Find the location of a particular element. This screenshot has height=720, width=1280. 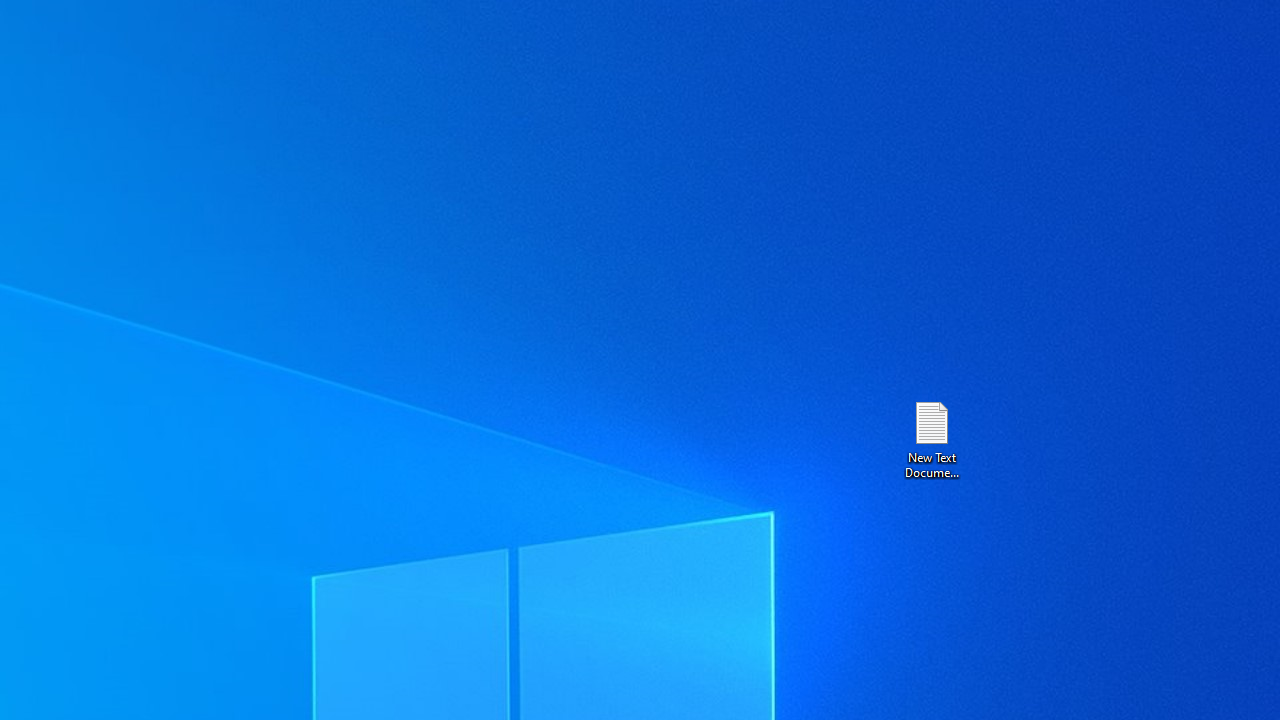

'New Text Document (2)' is located at coordinates (930, 438).